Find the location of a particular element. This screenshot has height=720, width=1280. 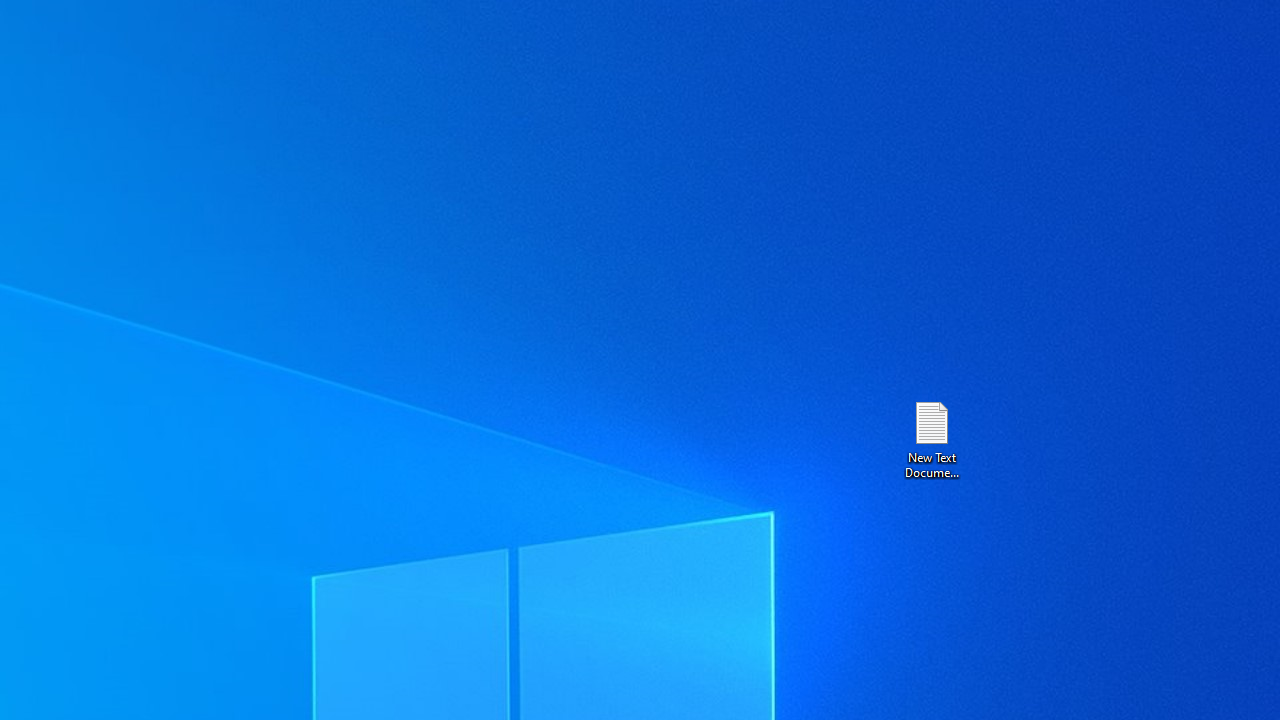

'New Text Document (2)' is located at coordinates (930, 438).